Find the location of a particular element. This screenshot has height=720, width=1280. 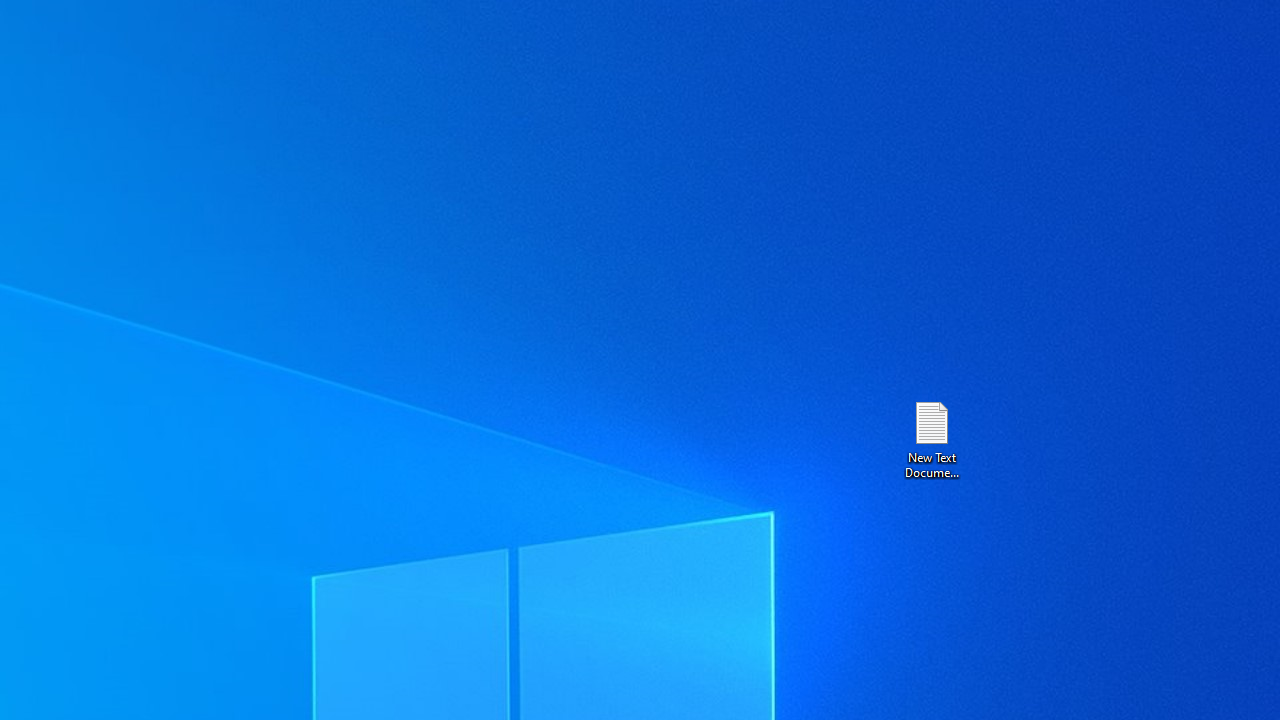

'New Text Document (2)' is located at coordinates (930, 438).